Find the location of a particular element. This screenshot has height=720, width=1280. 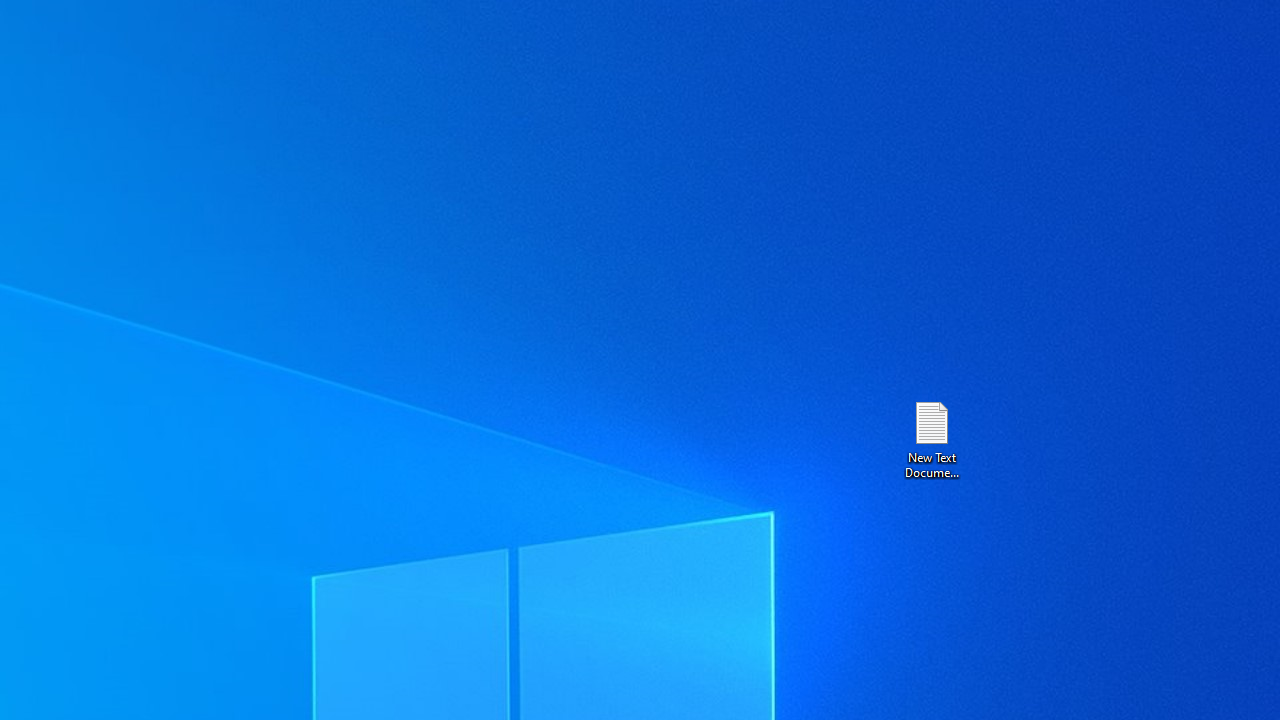

'New Text Document (2)' is located at coordinates (930, 438).